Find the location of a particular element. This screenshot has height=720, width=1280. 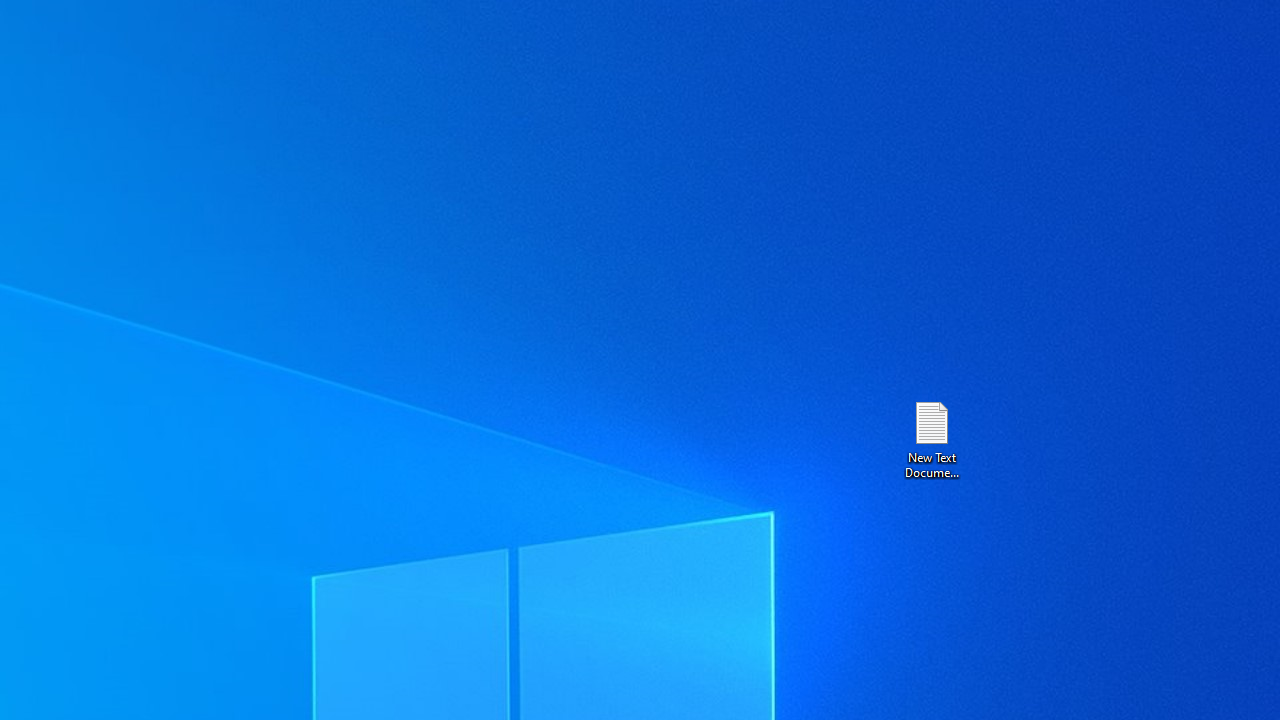

'New Text Document (2)' is located at coordinates (930, 438).